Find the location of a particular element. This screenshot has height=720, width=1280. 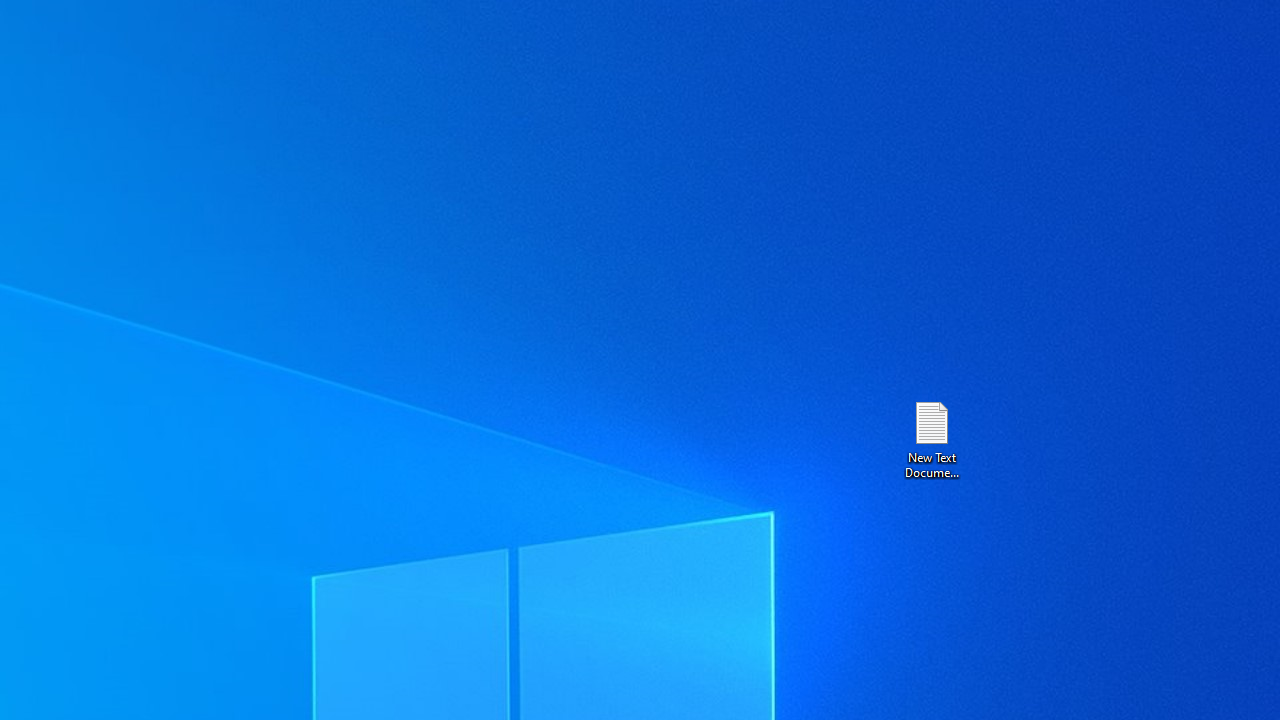

'New Text Document (2)' is located at coordinates (930, 438).